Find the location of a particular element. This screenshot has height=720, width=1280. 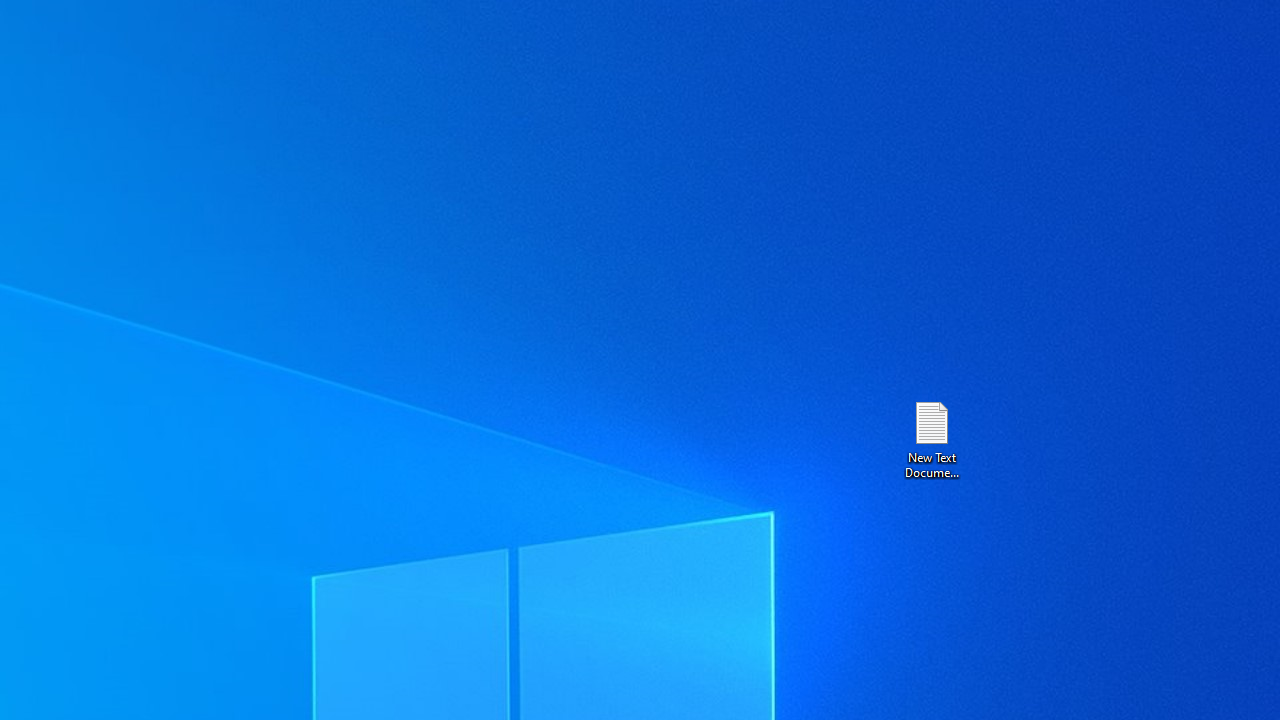

'New Text Document (2)' is located at coordinates (930, 438).